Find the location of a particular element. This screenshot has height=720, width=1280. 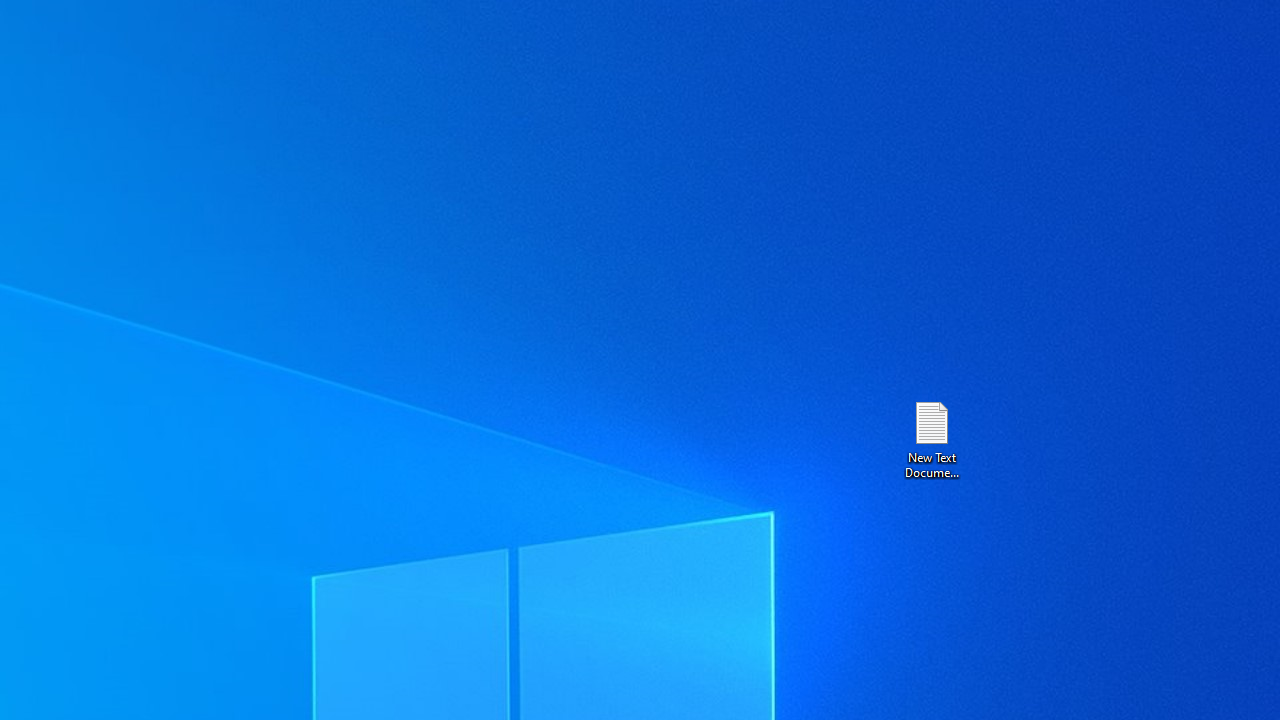

'New Text Document (2)' is located at coordinates (930, 438).